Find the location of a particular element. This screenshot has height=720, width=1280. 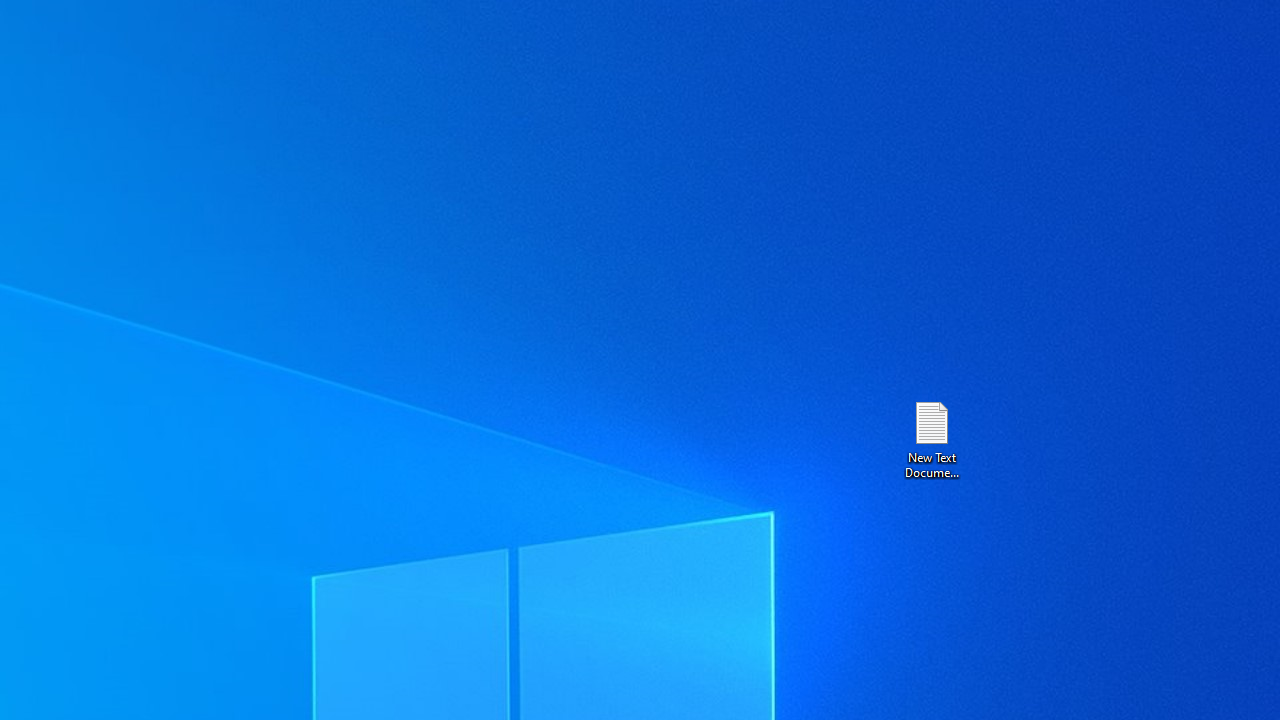

'New Text Document (2)' is located at coordinates (930, 438).